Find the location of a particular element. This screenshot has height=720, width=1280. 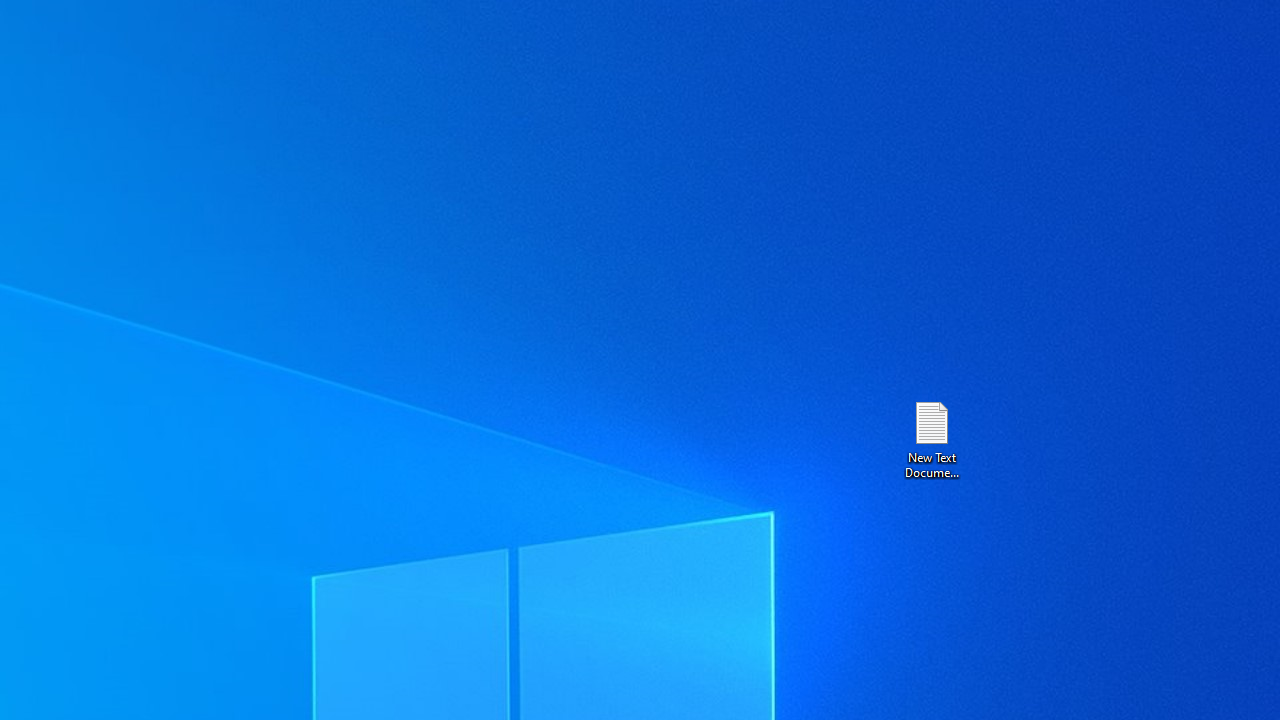

'New Text Document (2)' is located at coordinates (930, 438).